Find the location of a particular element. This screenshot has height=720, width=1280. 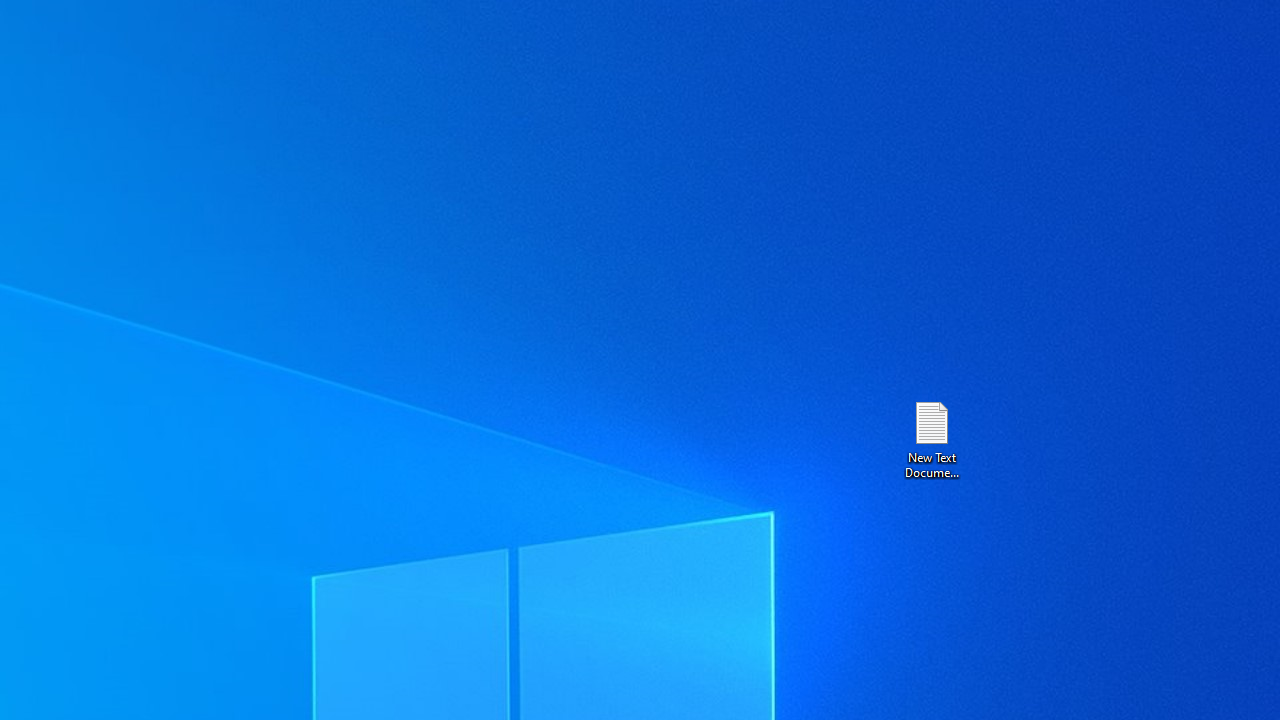

'New Text Document (2)' is located at coordinates (930, 438).